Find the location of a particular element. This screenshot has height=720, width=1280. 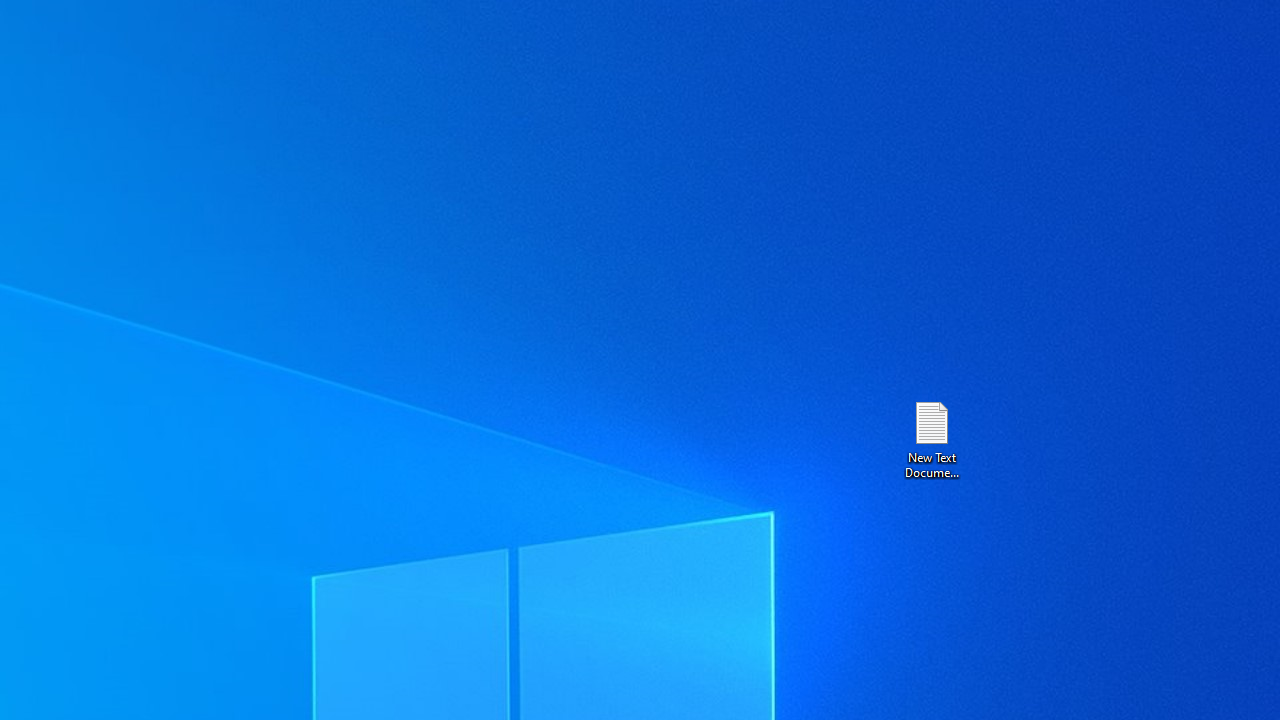

'New Text Document (2)' is located at coordinates (930, 438).